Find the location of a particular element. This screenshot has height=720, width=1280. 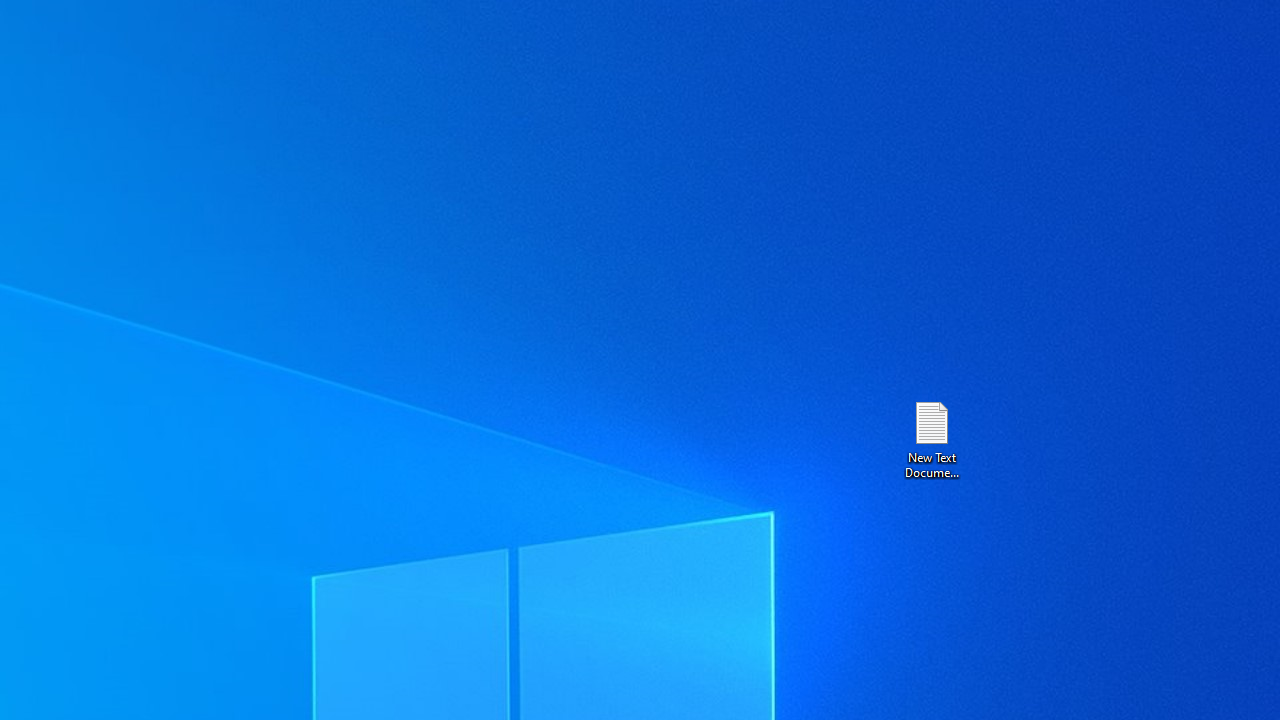

'New Text Document (2)' is located at coordinates (930, 438).